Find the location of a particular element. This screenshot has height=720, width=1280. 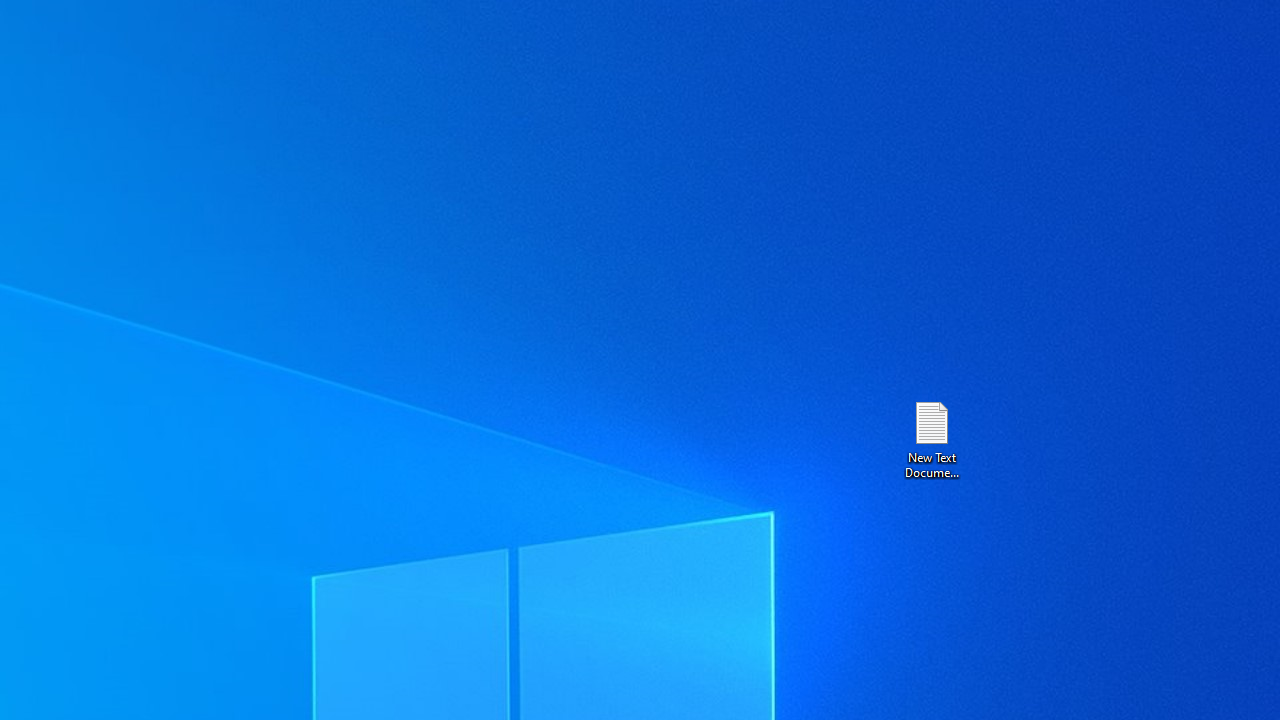

'New Text Document (2)' is located at coordinates (930, 438).